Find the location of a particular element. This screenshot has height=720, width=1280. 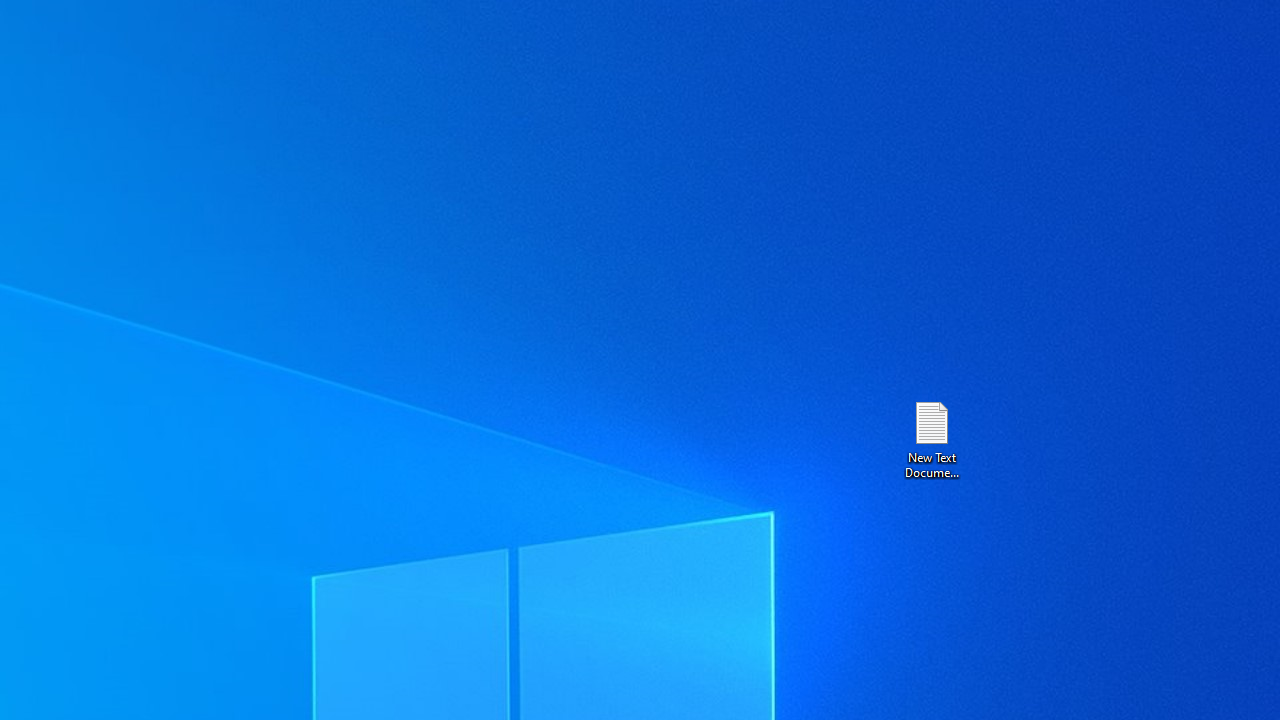

'New Text Document (2)' is located at coordinates (930, 438).